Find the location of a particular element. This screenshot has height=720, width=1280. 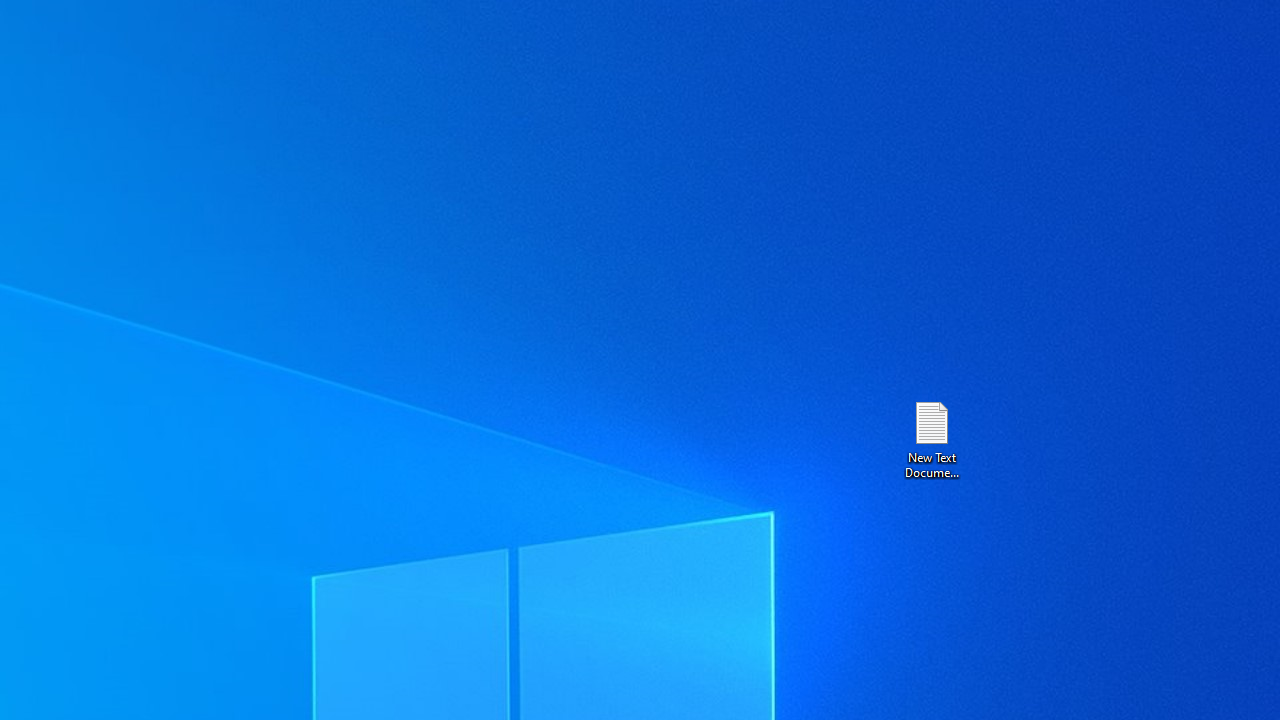

'New Text Document (2)' is located at coordinates (930, 438).